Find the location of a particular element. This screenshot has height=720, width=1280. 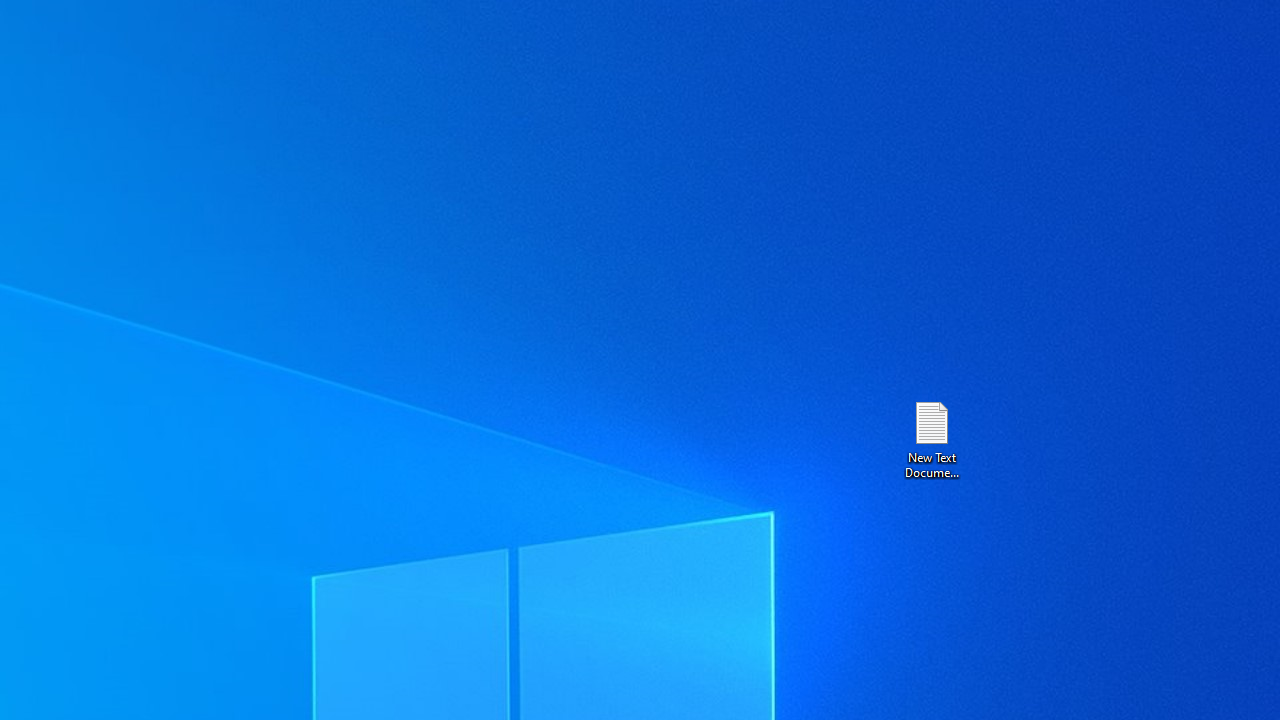

'New Text Document (2)' is located at coordinates (930, 438).